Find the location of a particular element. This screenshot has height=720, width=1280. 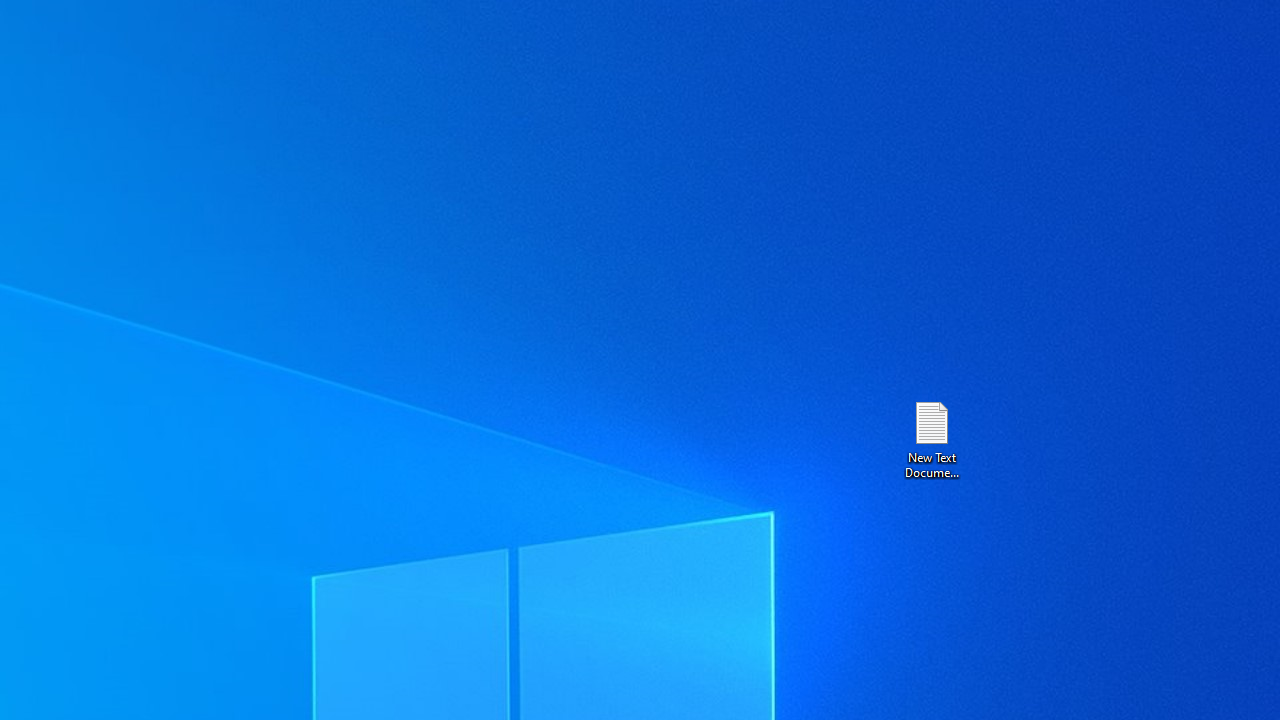

'New Text Document (2)' is located at coordinates (930, 438).